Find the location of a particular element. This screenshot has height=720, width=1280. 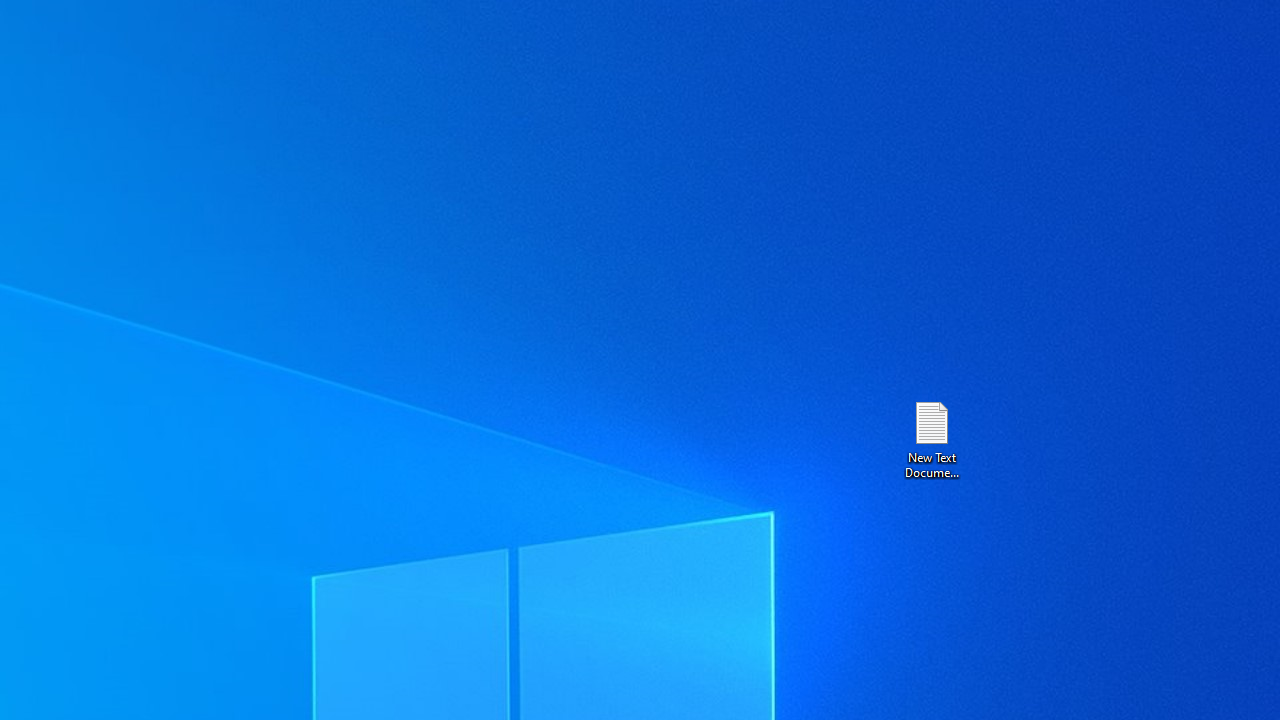

'New Text Document (2)' is located at coordinates (930, 438).